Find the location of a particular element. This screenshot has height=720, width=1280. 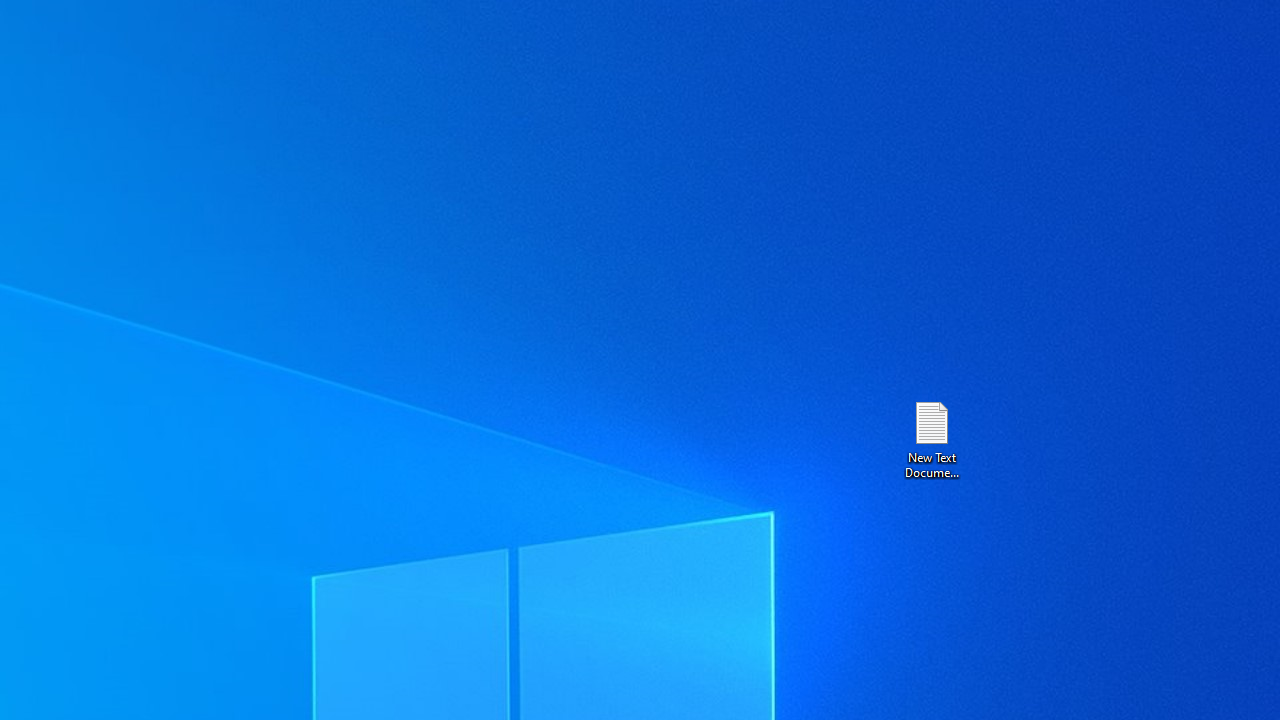

'New Text Document (2)' is located at coordinates (930, 438).